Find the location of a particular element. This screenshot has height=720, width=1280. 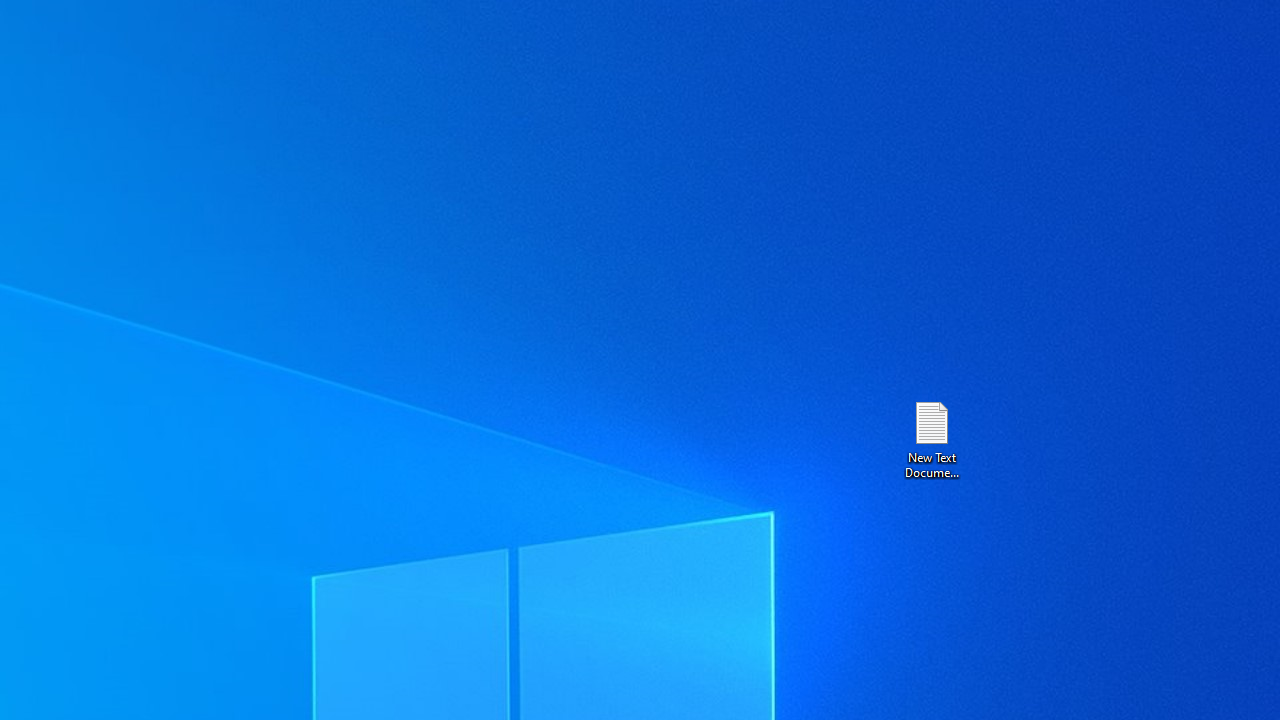

'New Text Document (2)' is located at coordinates (930, 438).